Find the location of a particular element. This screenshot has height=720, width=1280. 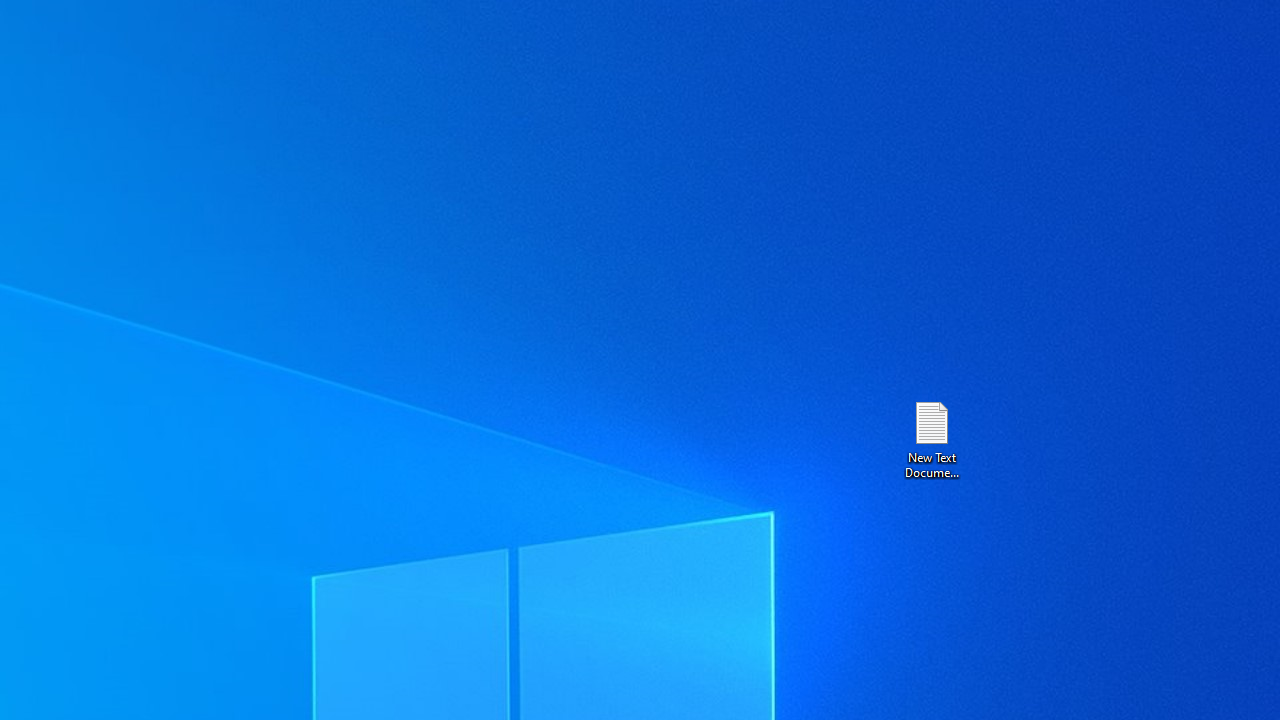

'New Text Document (2)' is located at coordinates (930, 438).